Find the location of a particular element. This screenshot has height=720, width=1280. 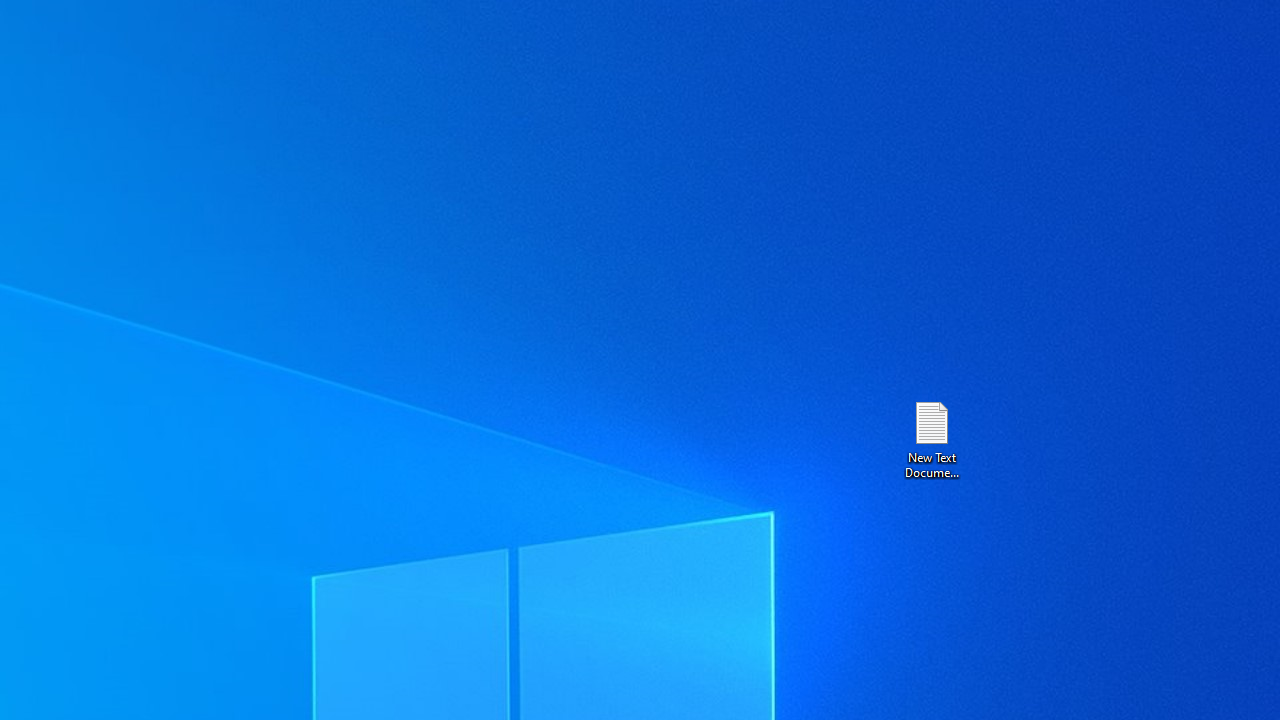

'New Text Document (2)' is located at coordinates (930, 438).